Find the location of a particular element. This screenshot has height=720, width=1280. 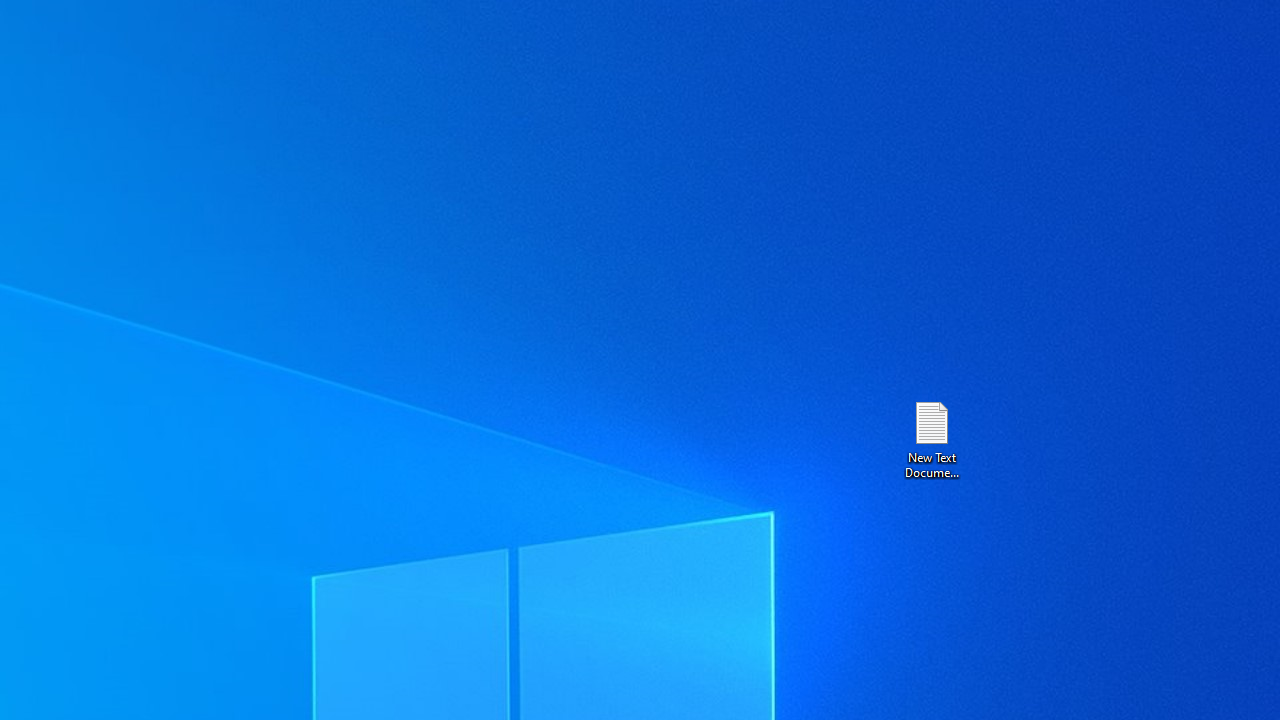

'New Text Document (2)' is located at coordinates (930, 438).